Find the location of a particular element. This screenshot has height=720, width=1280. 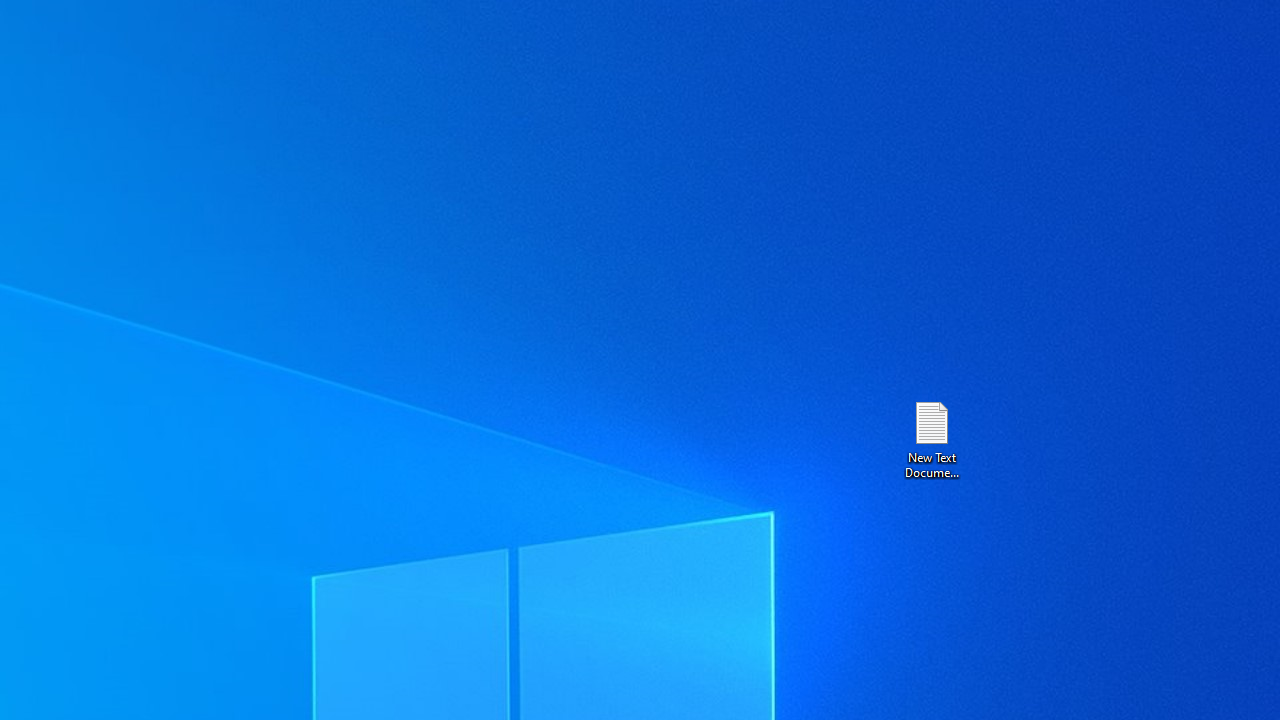

'New Text Document (2)' is located at coordinates (930, 438).